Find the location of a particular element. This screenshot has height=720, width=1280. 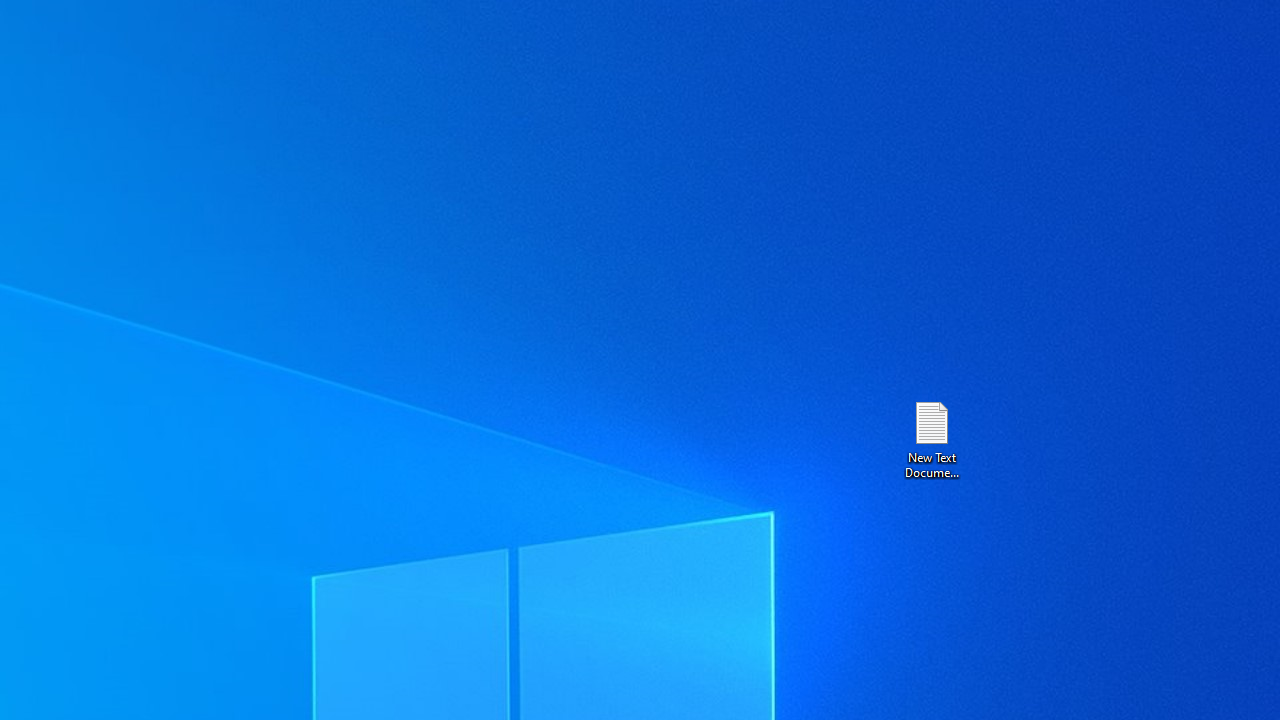

'New Text Document (2)' is located at coordinates (930, 438).